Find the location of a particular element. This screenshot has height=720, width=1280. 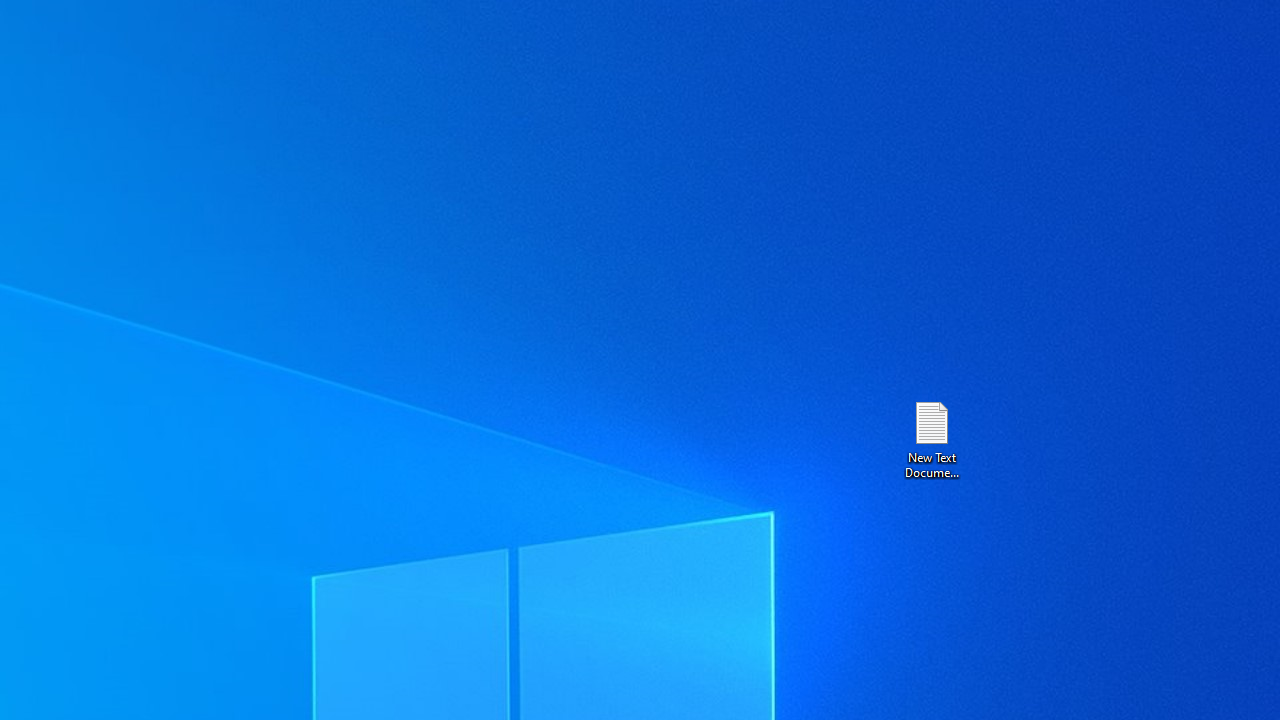

'New Text Document (2)' is located at coordinates (930, 438).